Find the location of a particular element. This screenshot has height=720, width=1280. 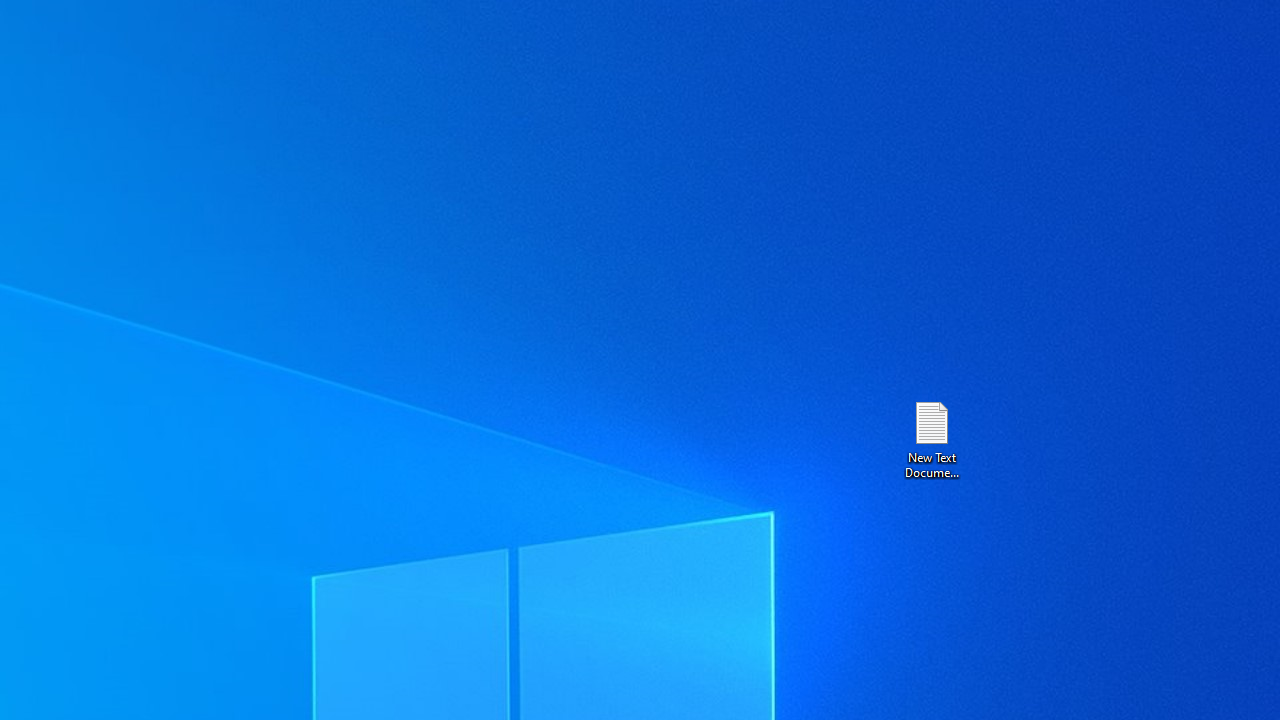

'New Text Document (2)' is located at coordinates (930, 438).